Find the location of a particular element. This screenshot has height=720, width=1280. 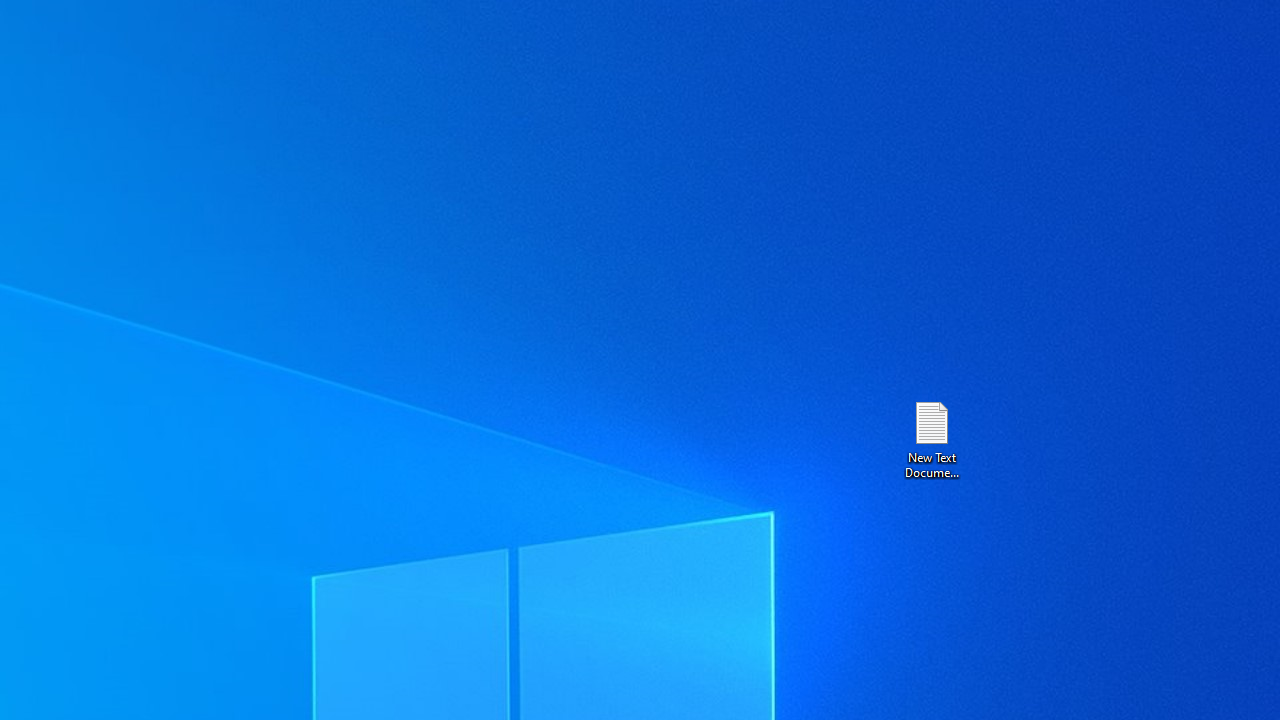

'New Text Document (2)' is located at coordinates (930, 438).